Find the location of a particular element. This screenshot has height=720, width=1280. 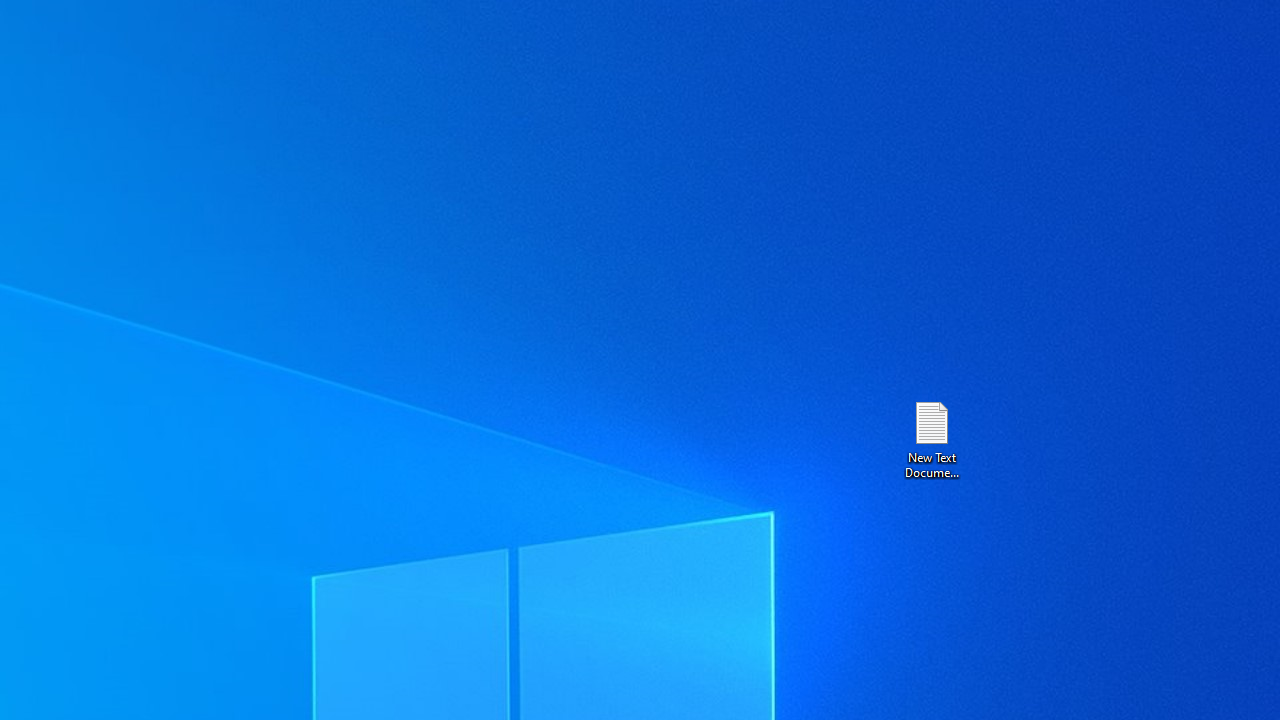

'New Text Document (2)' is located at coordinates (930, 438).